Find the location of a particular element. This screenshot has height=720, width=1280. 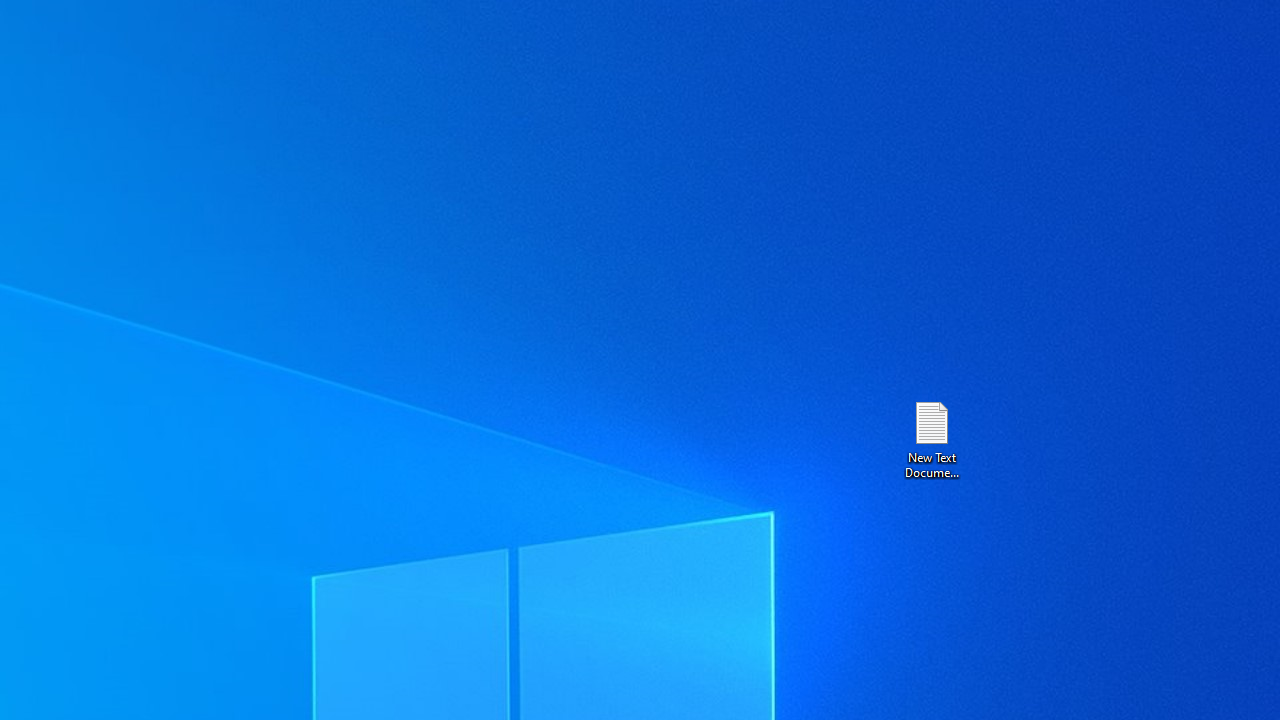

'New Text Document (2)' is located at coordinates (930, 438).